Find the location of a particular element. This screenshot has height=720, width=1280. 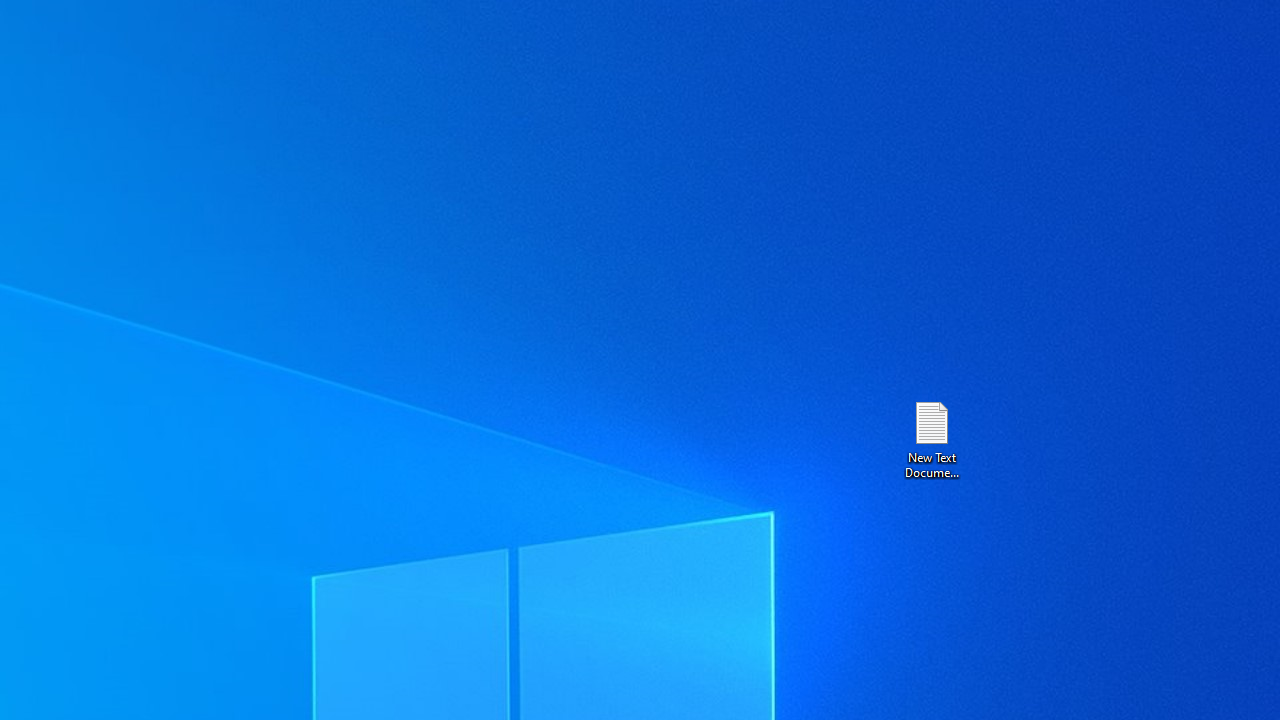

'New Text Document (2)' is located at coordinates (930, 438).